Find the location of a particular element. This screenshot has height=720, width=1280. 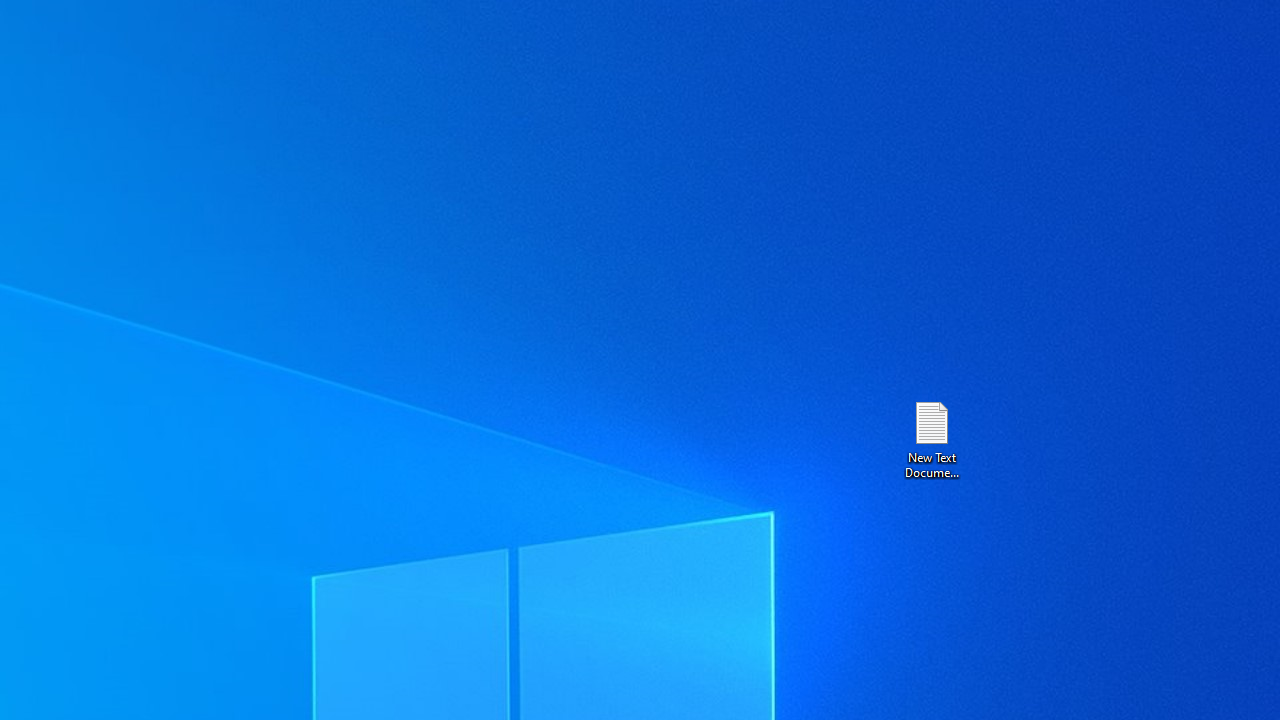

'New Text Document (2)' is located at coordinates (930, 438).